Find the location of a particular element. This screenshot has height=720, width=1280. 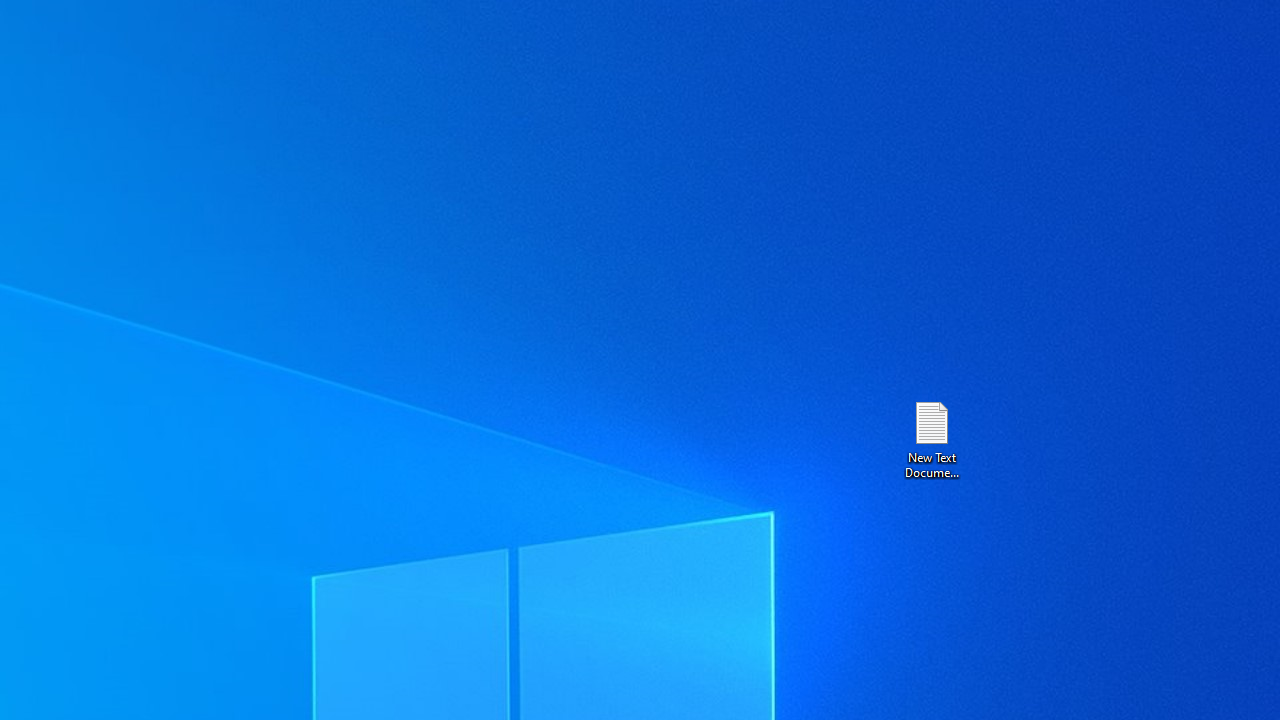

'New Text Document (2)' is located at coordinates (930, 438).